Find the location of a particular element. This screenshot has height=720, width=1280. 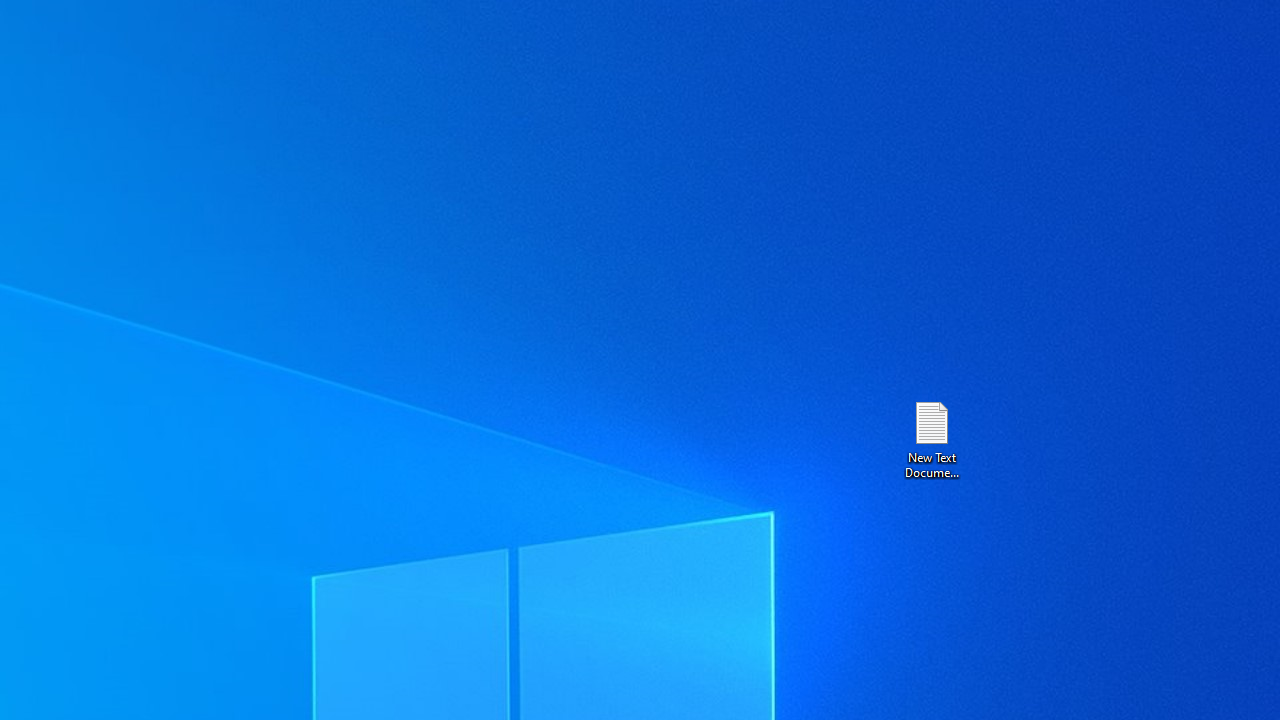

'New Text Document (2)' is located at coordinates (930, 438).